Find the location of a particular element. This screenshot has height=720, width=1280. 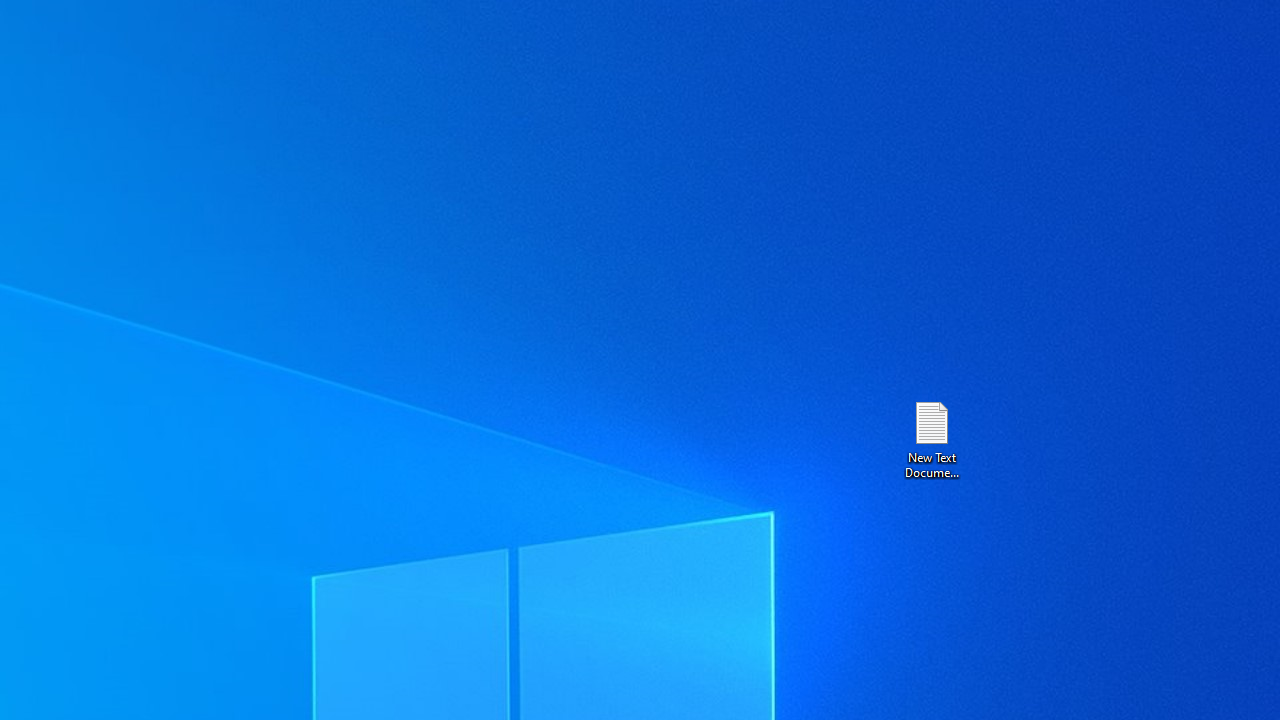

'New Text Document (2)' is located at coordinates (930, 438).